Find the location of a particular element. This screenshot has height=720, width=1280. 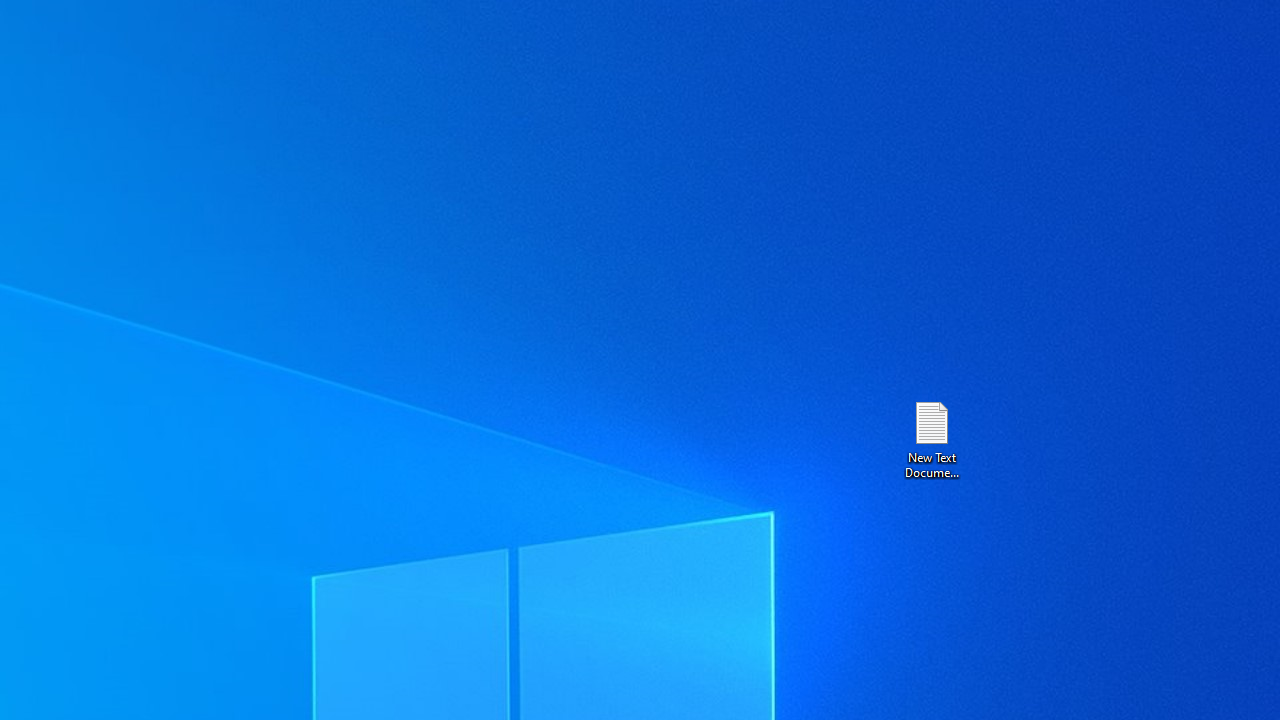

'New Text Document (2)' is located at coordinates (930, 438).